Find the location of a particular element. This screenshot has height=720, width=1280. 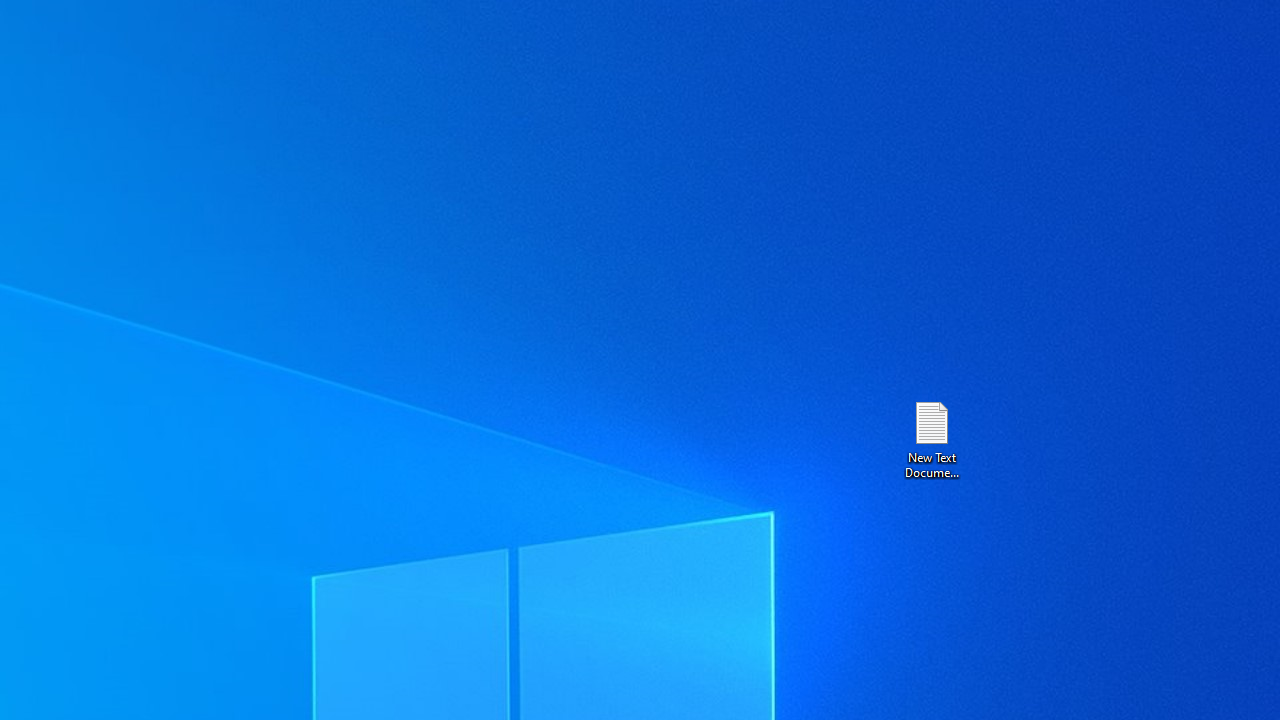

'New Text Document (2)' is located at coordinates (930, 438).